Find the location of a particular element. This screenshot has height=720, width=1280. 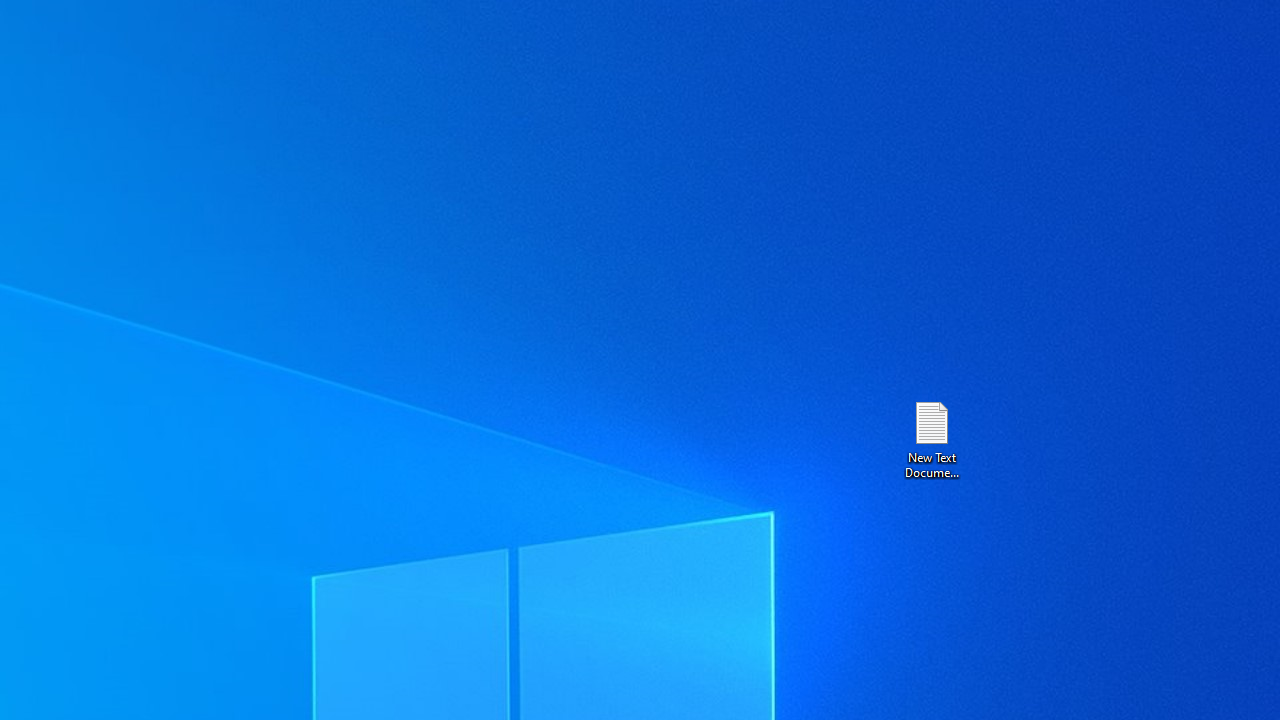

'New Text Document (2)' is located at coordinates (930, 438).